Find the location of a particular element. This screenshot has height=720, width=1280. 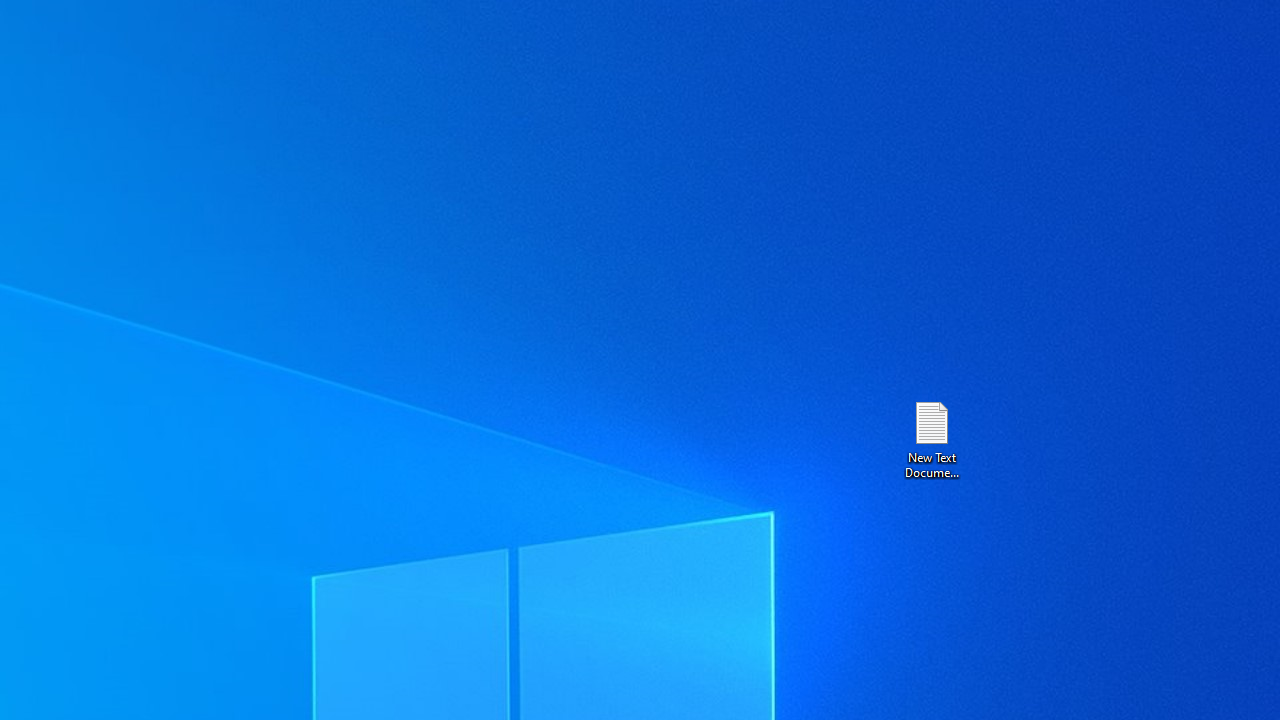

'New Text Document (2)' is located at coordinates (930, 438).